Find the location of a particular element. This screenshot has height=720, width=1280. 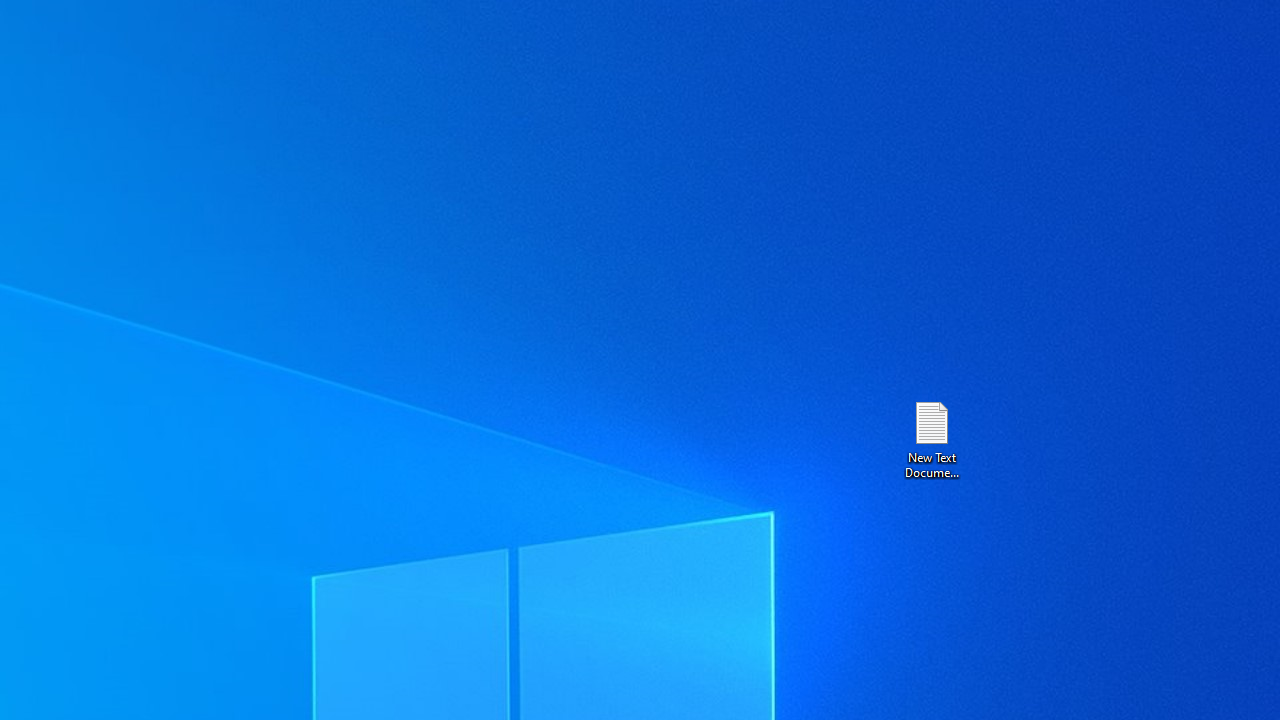

'New Text Document (2)' is located at coordinates (930, 438).